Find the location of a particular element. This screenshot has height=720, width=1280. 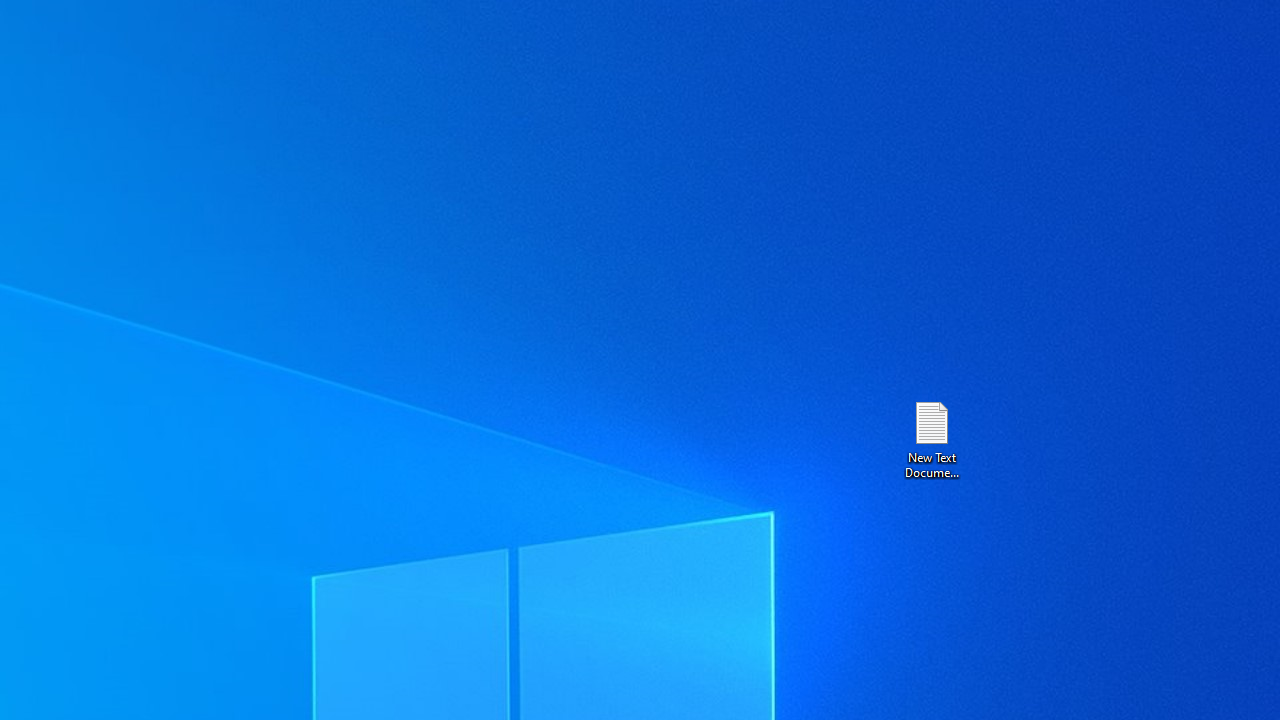

'New Text Document (2)' is located at coordinates (930, 438).